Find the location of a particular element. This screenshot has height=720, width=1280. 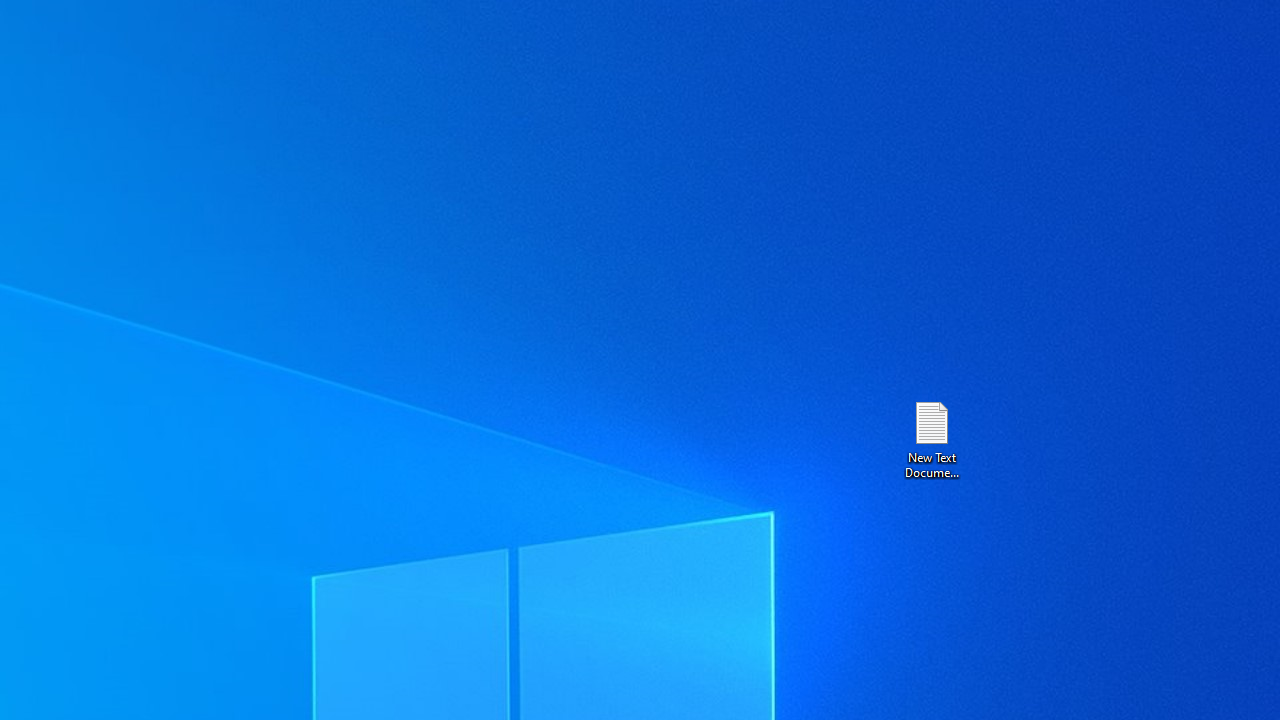

'New Text Document (2)' is located at coordinates (930, 438).